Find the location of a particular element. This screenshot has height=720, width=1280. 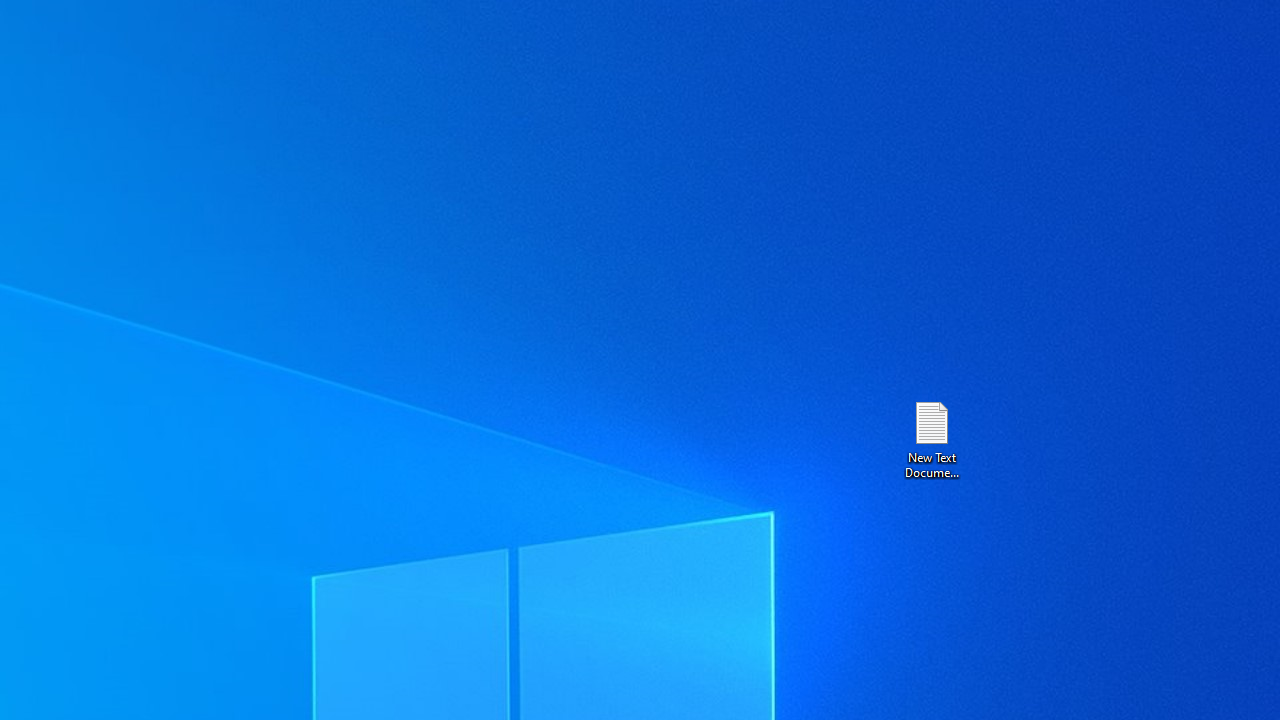

'New Text Document (2)' is located at coordinates (930, 438).